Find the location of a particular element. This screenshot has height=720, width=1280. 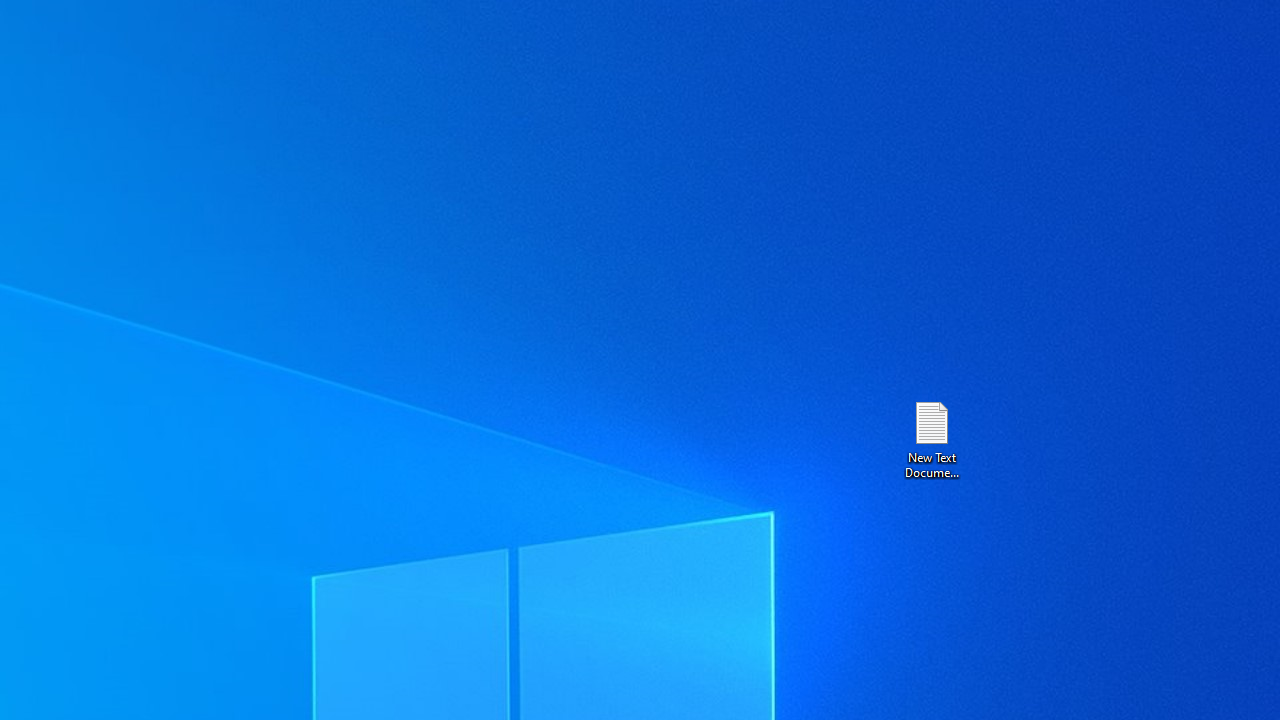

'New Text Document (2)' is located at coordinates (930, 438).